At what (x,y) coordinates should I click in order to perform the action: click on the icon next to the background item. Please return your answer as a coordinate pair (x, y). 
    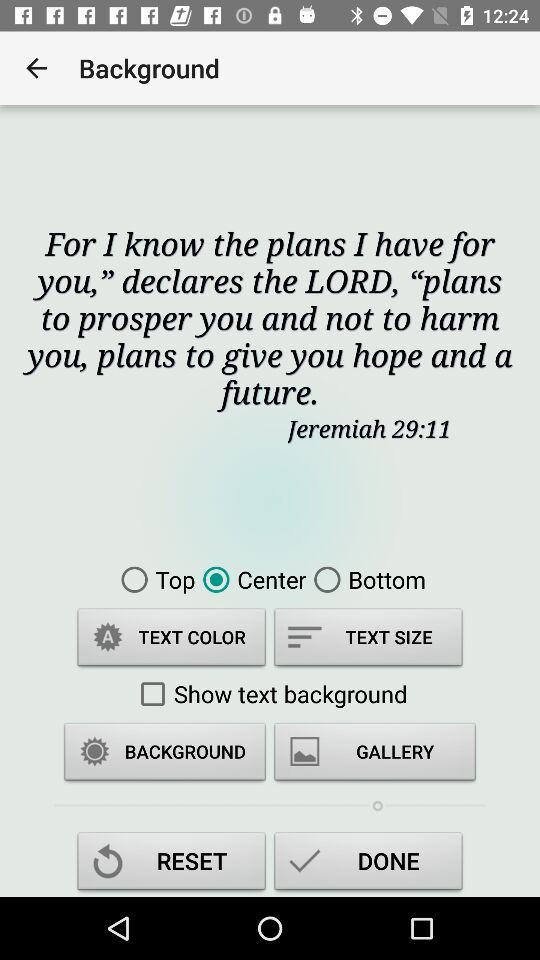
    Looking at the image, I should click on (36, 68).